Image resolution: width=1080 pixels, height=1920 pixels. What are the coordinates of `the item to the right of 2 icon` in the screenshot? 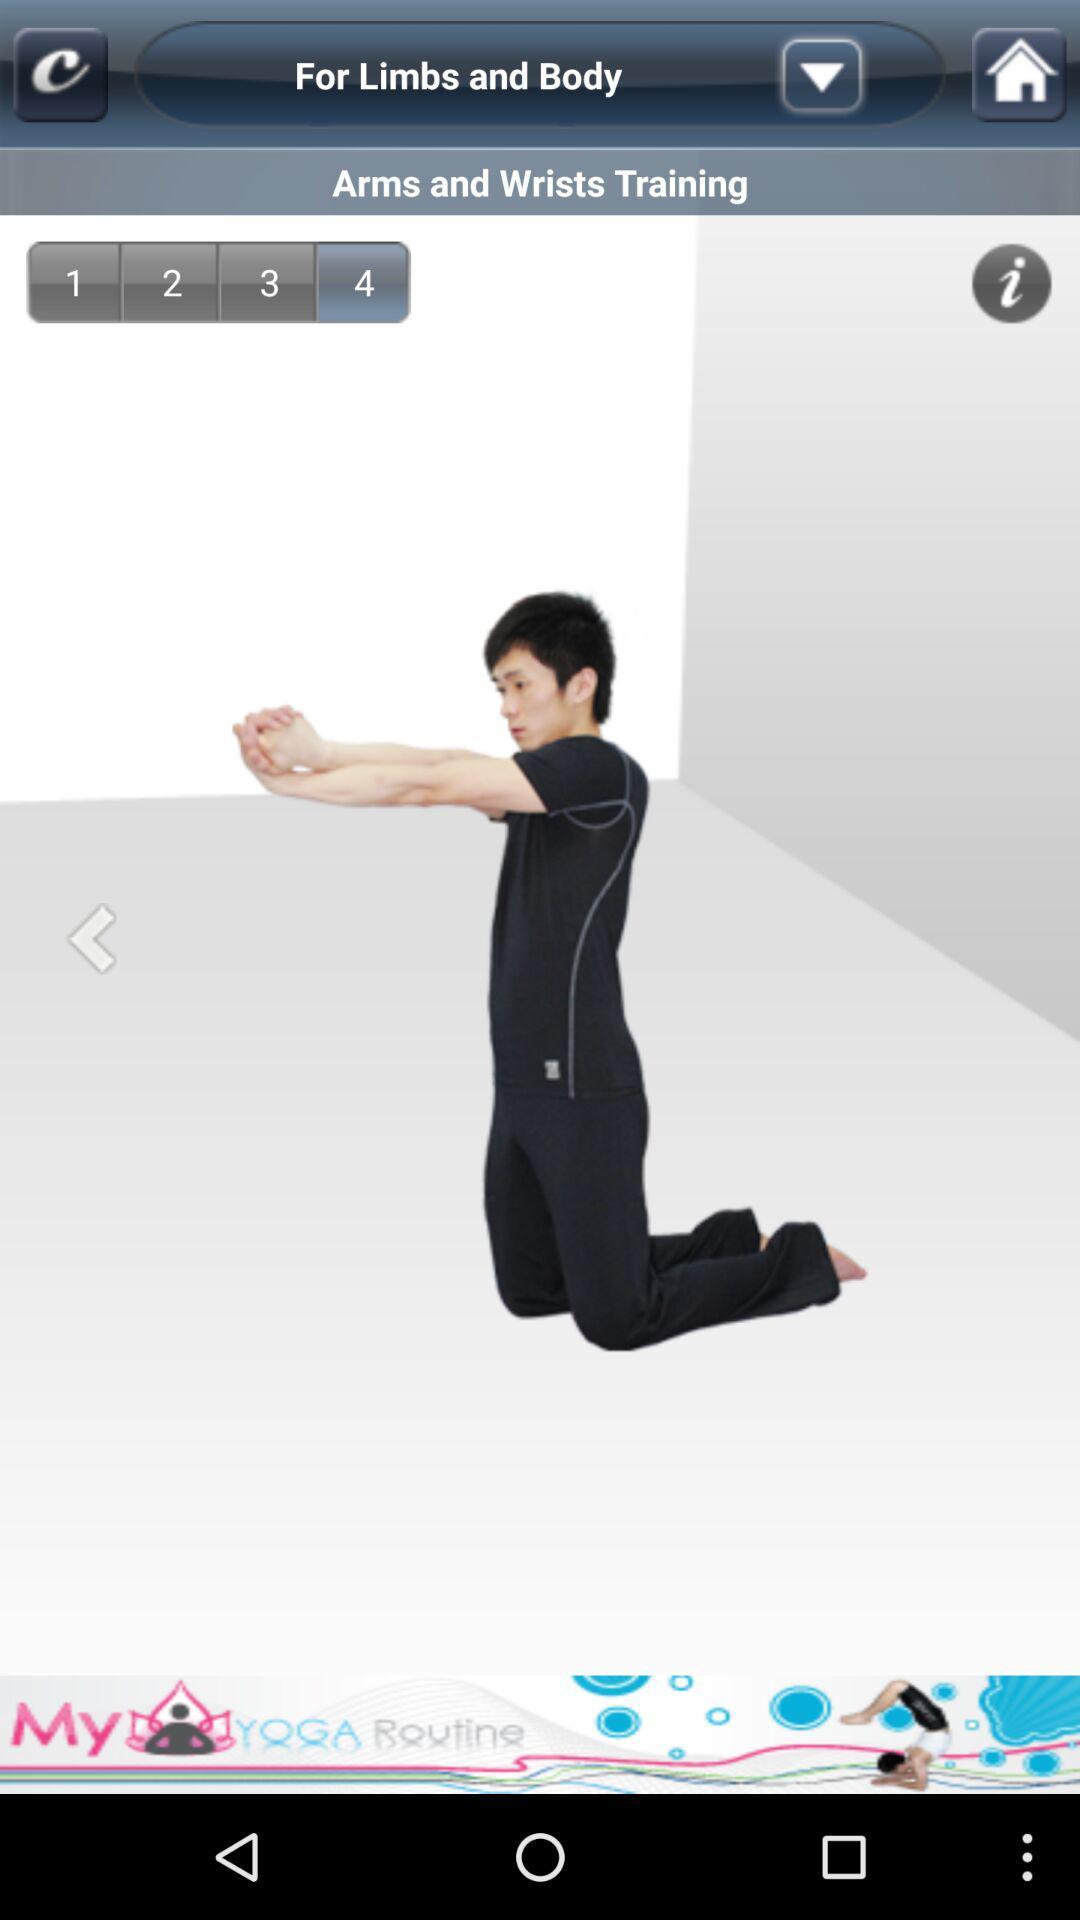 It's located at (270, 281).